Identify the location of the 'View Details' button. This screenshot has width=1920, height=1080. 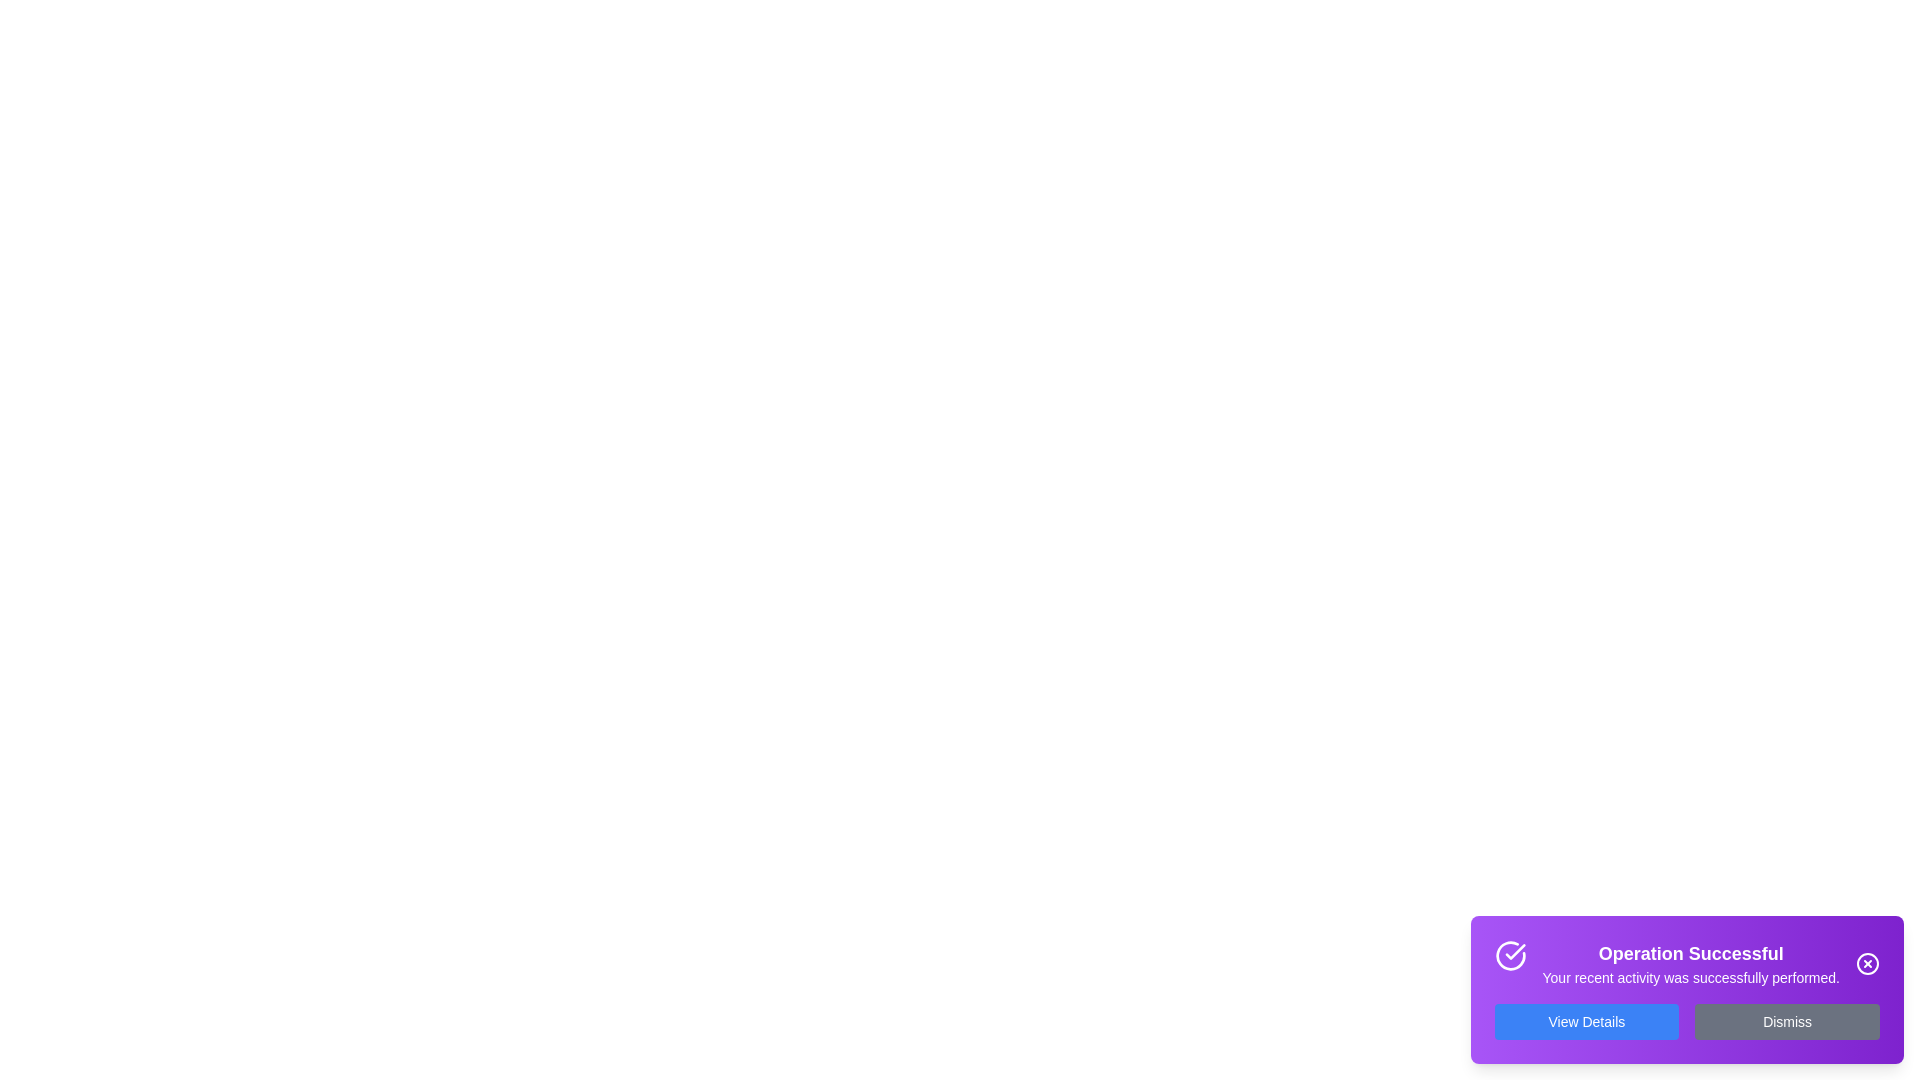
(1585, 1022).